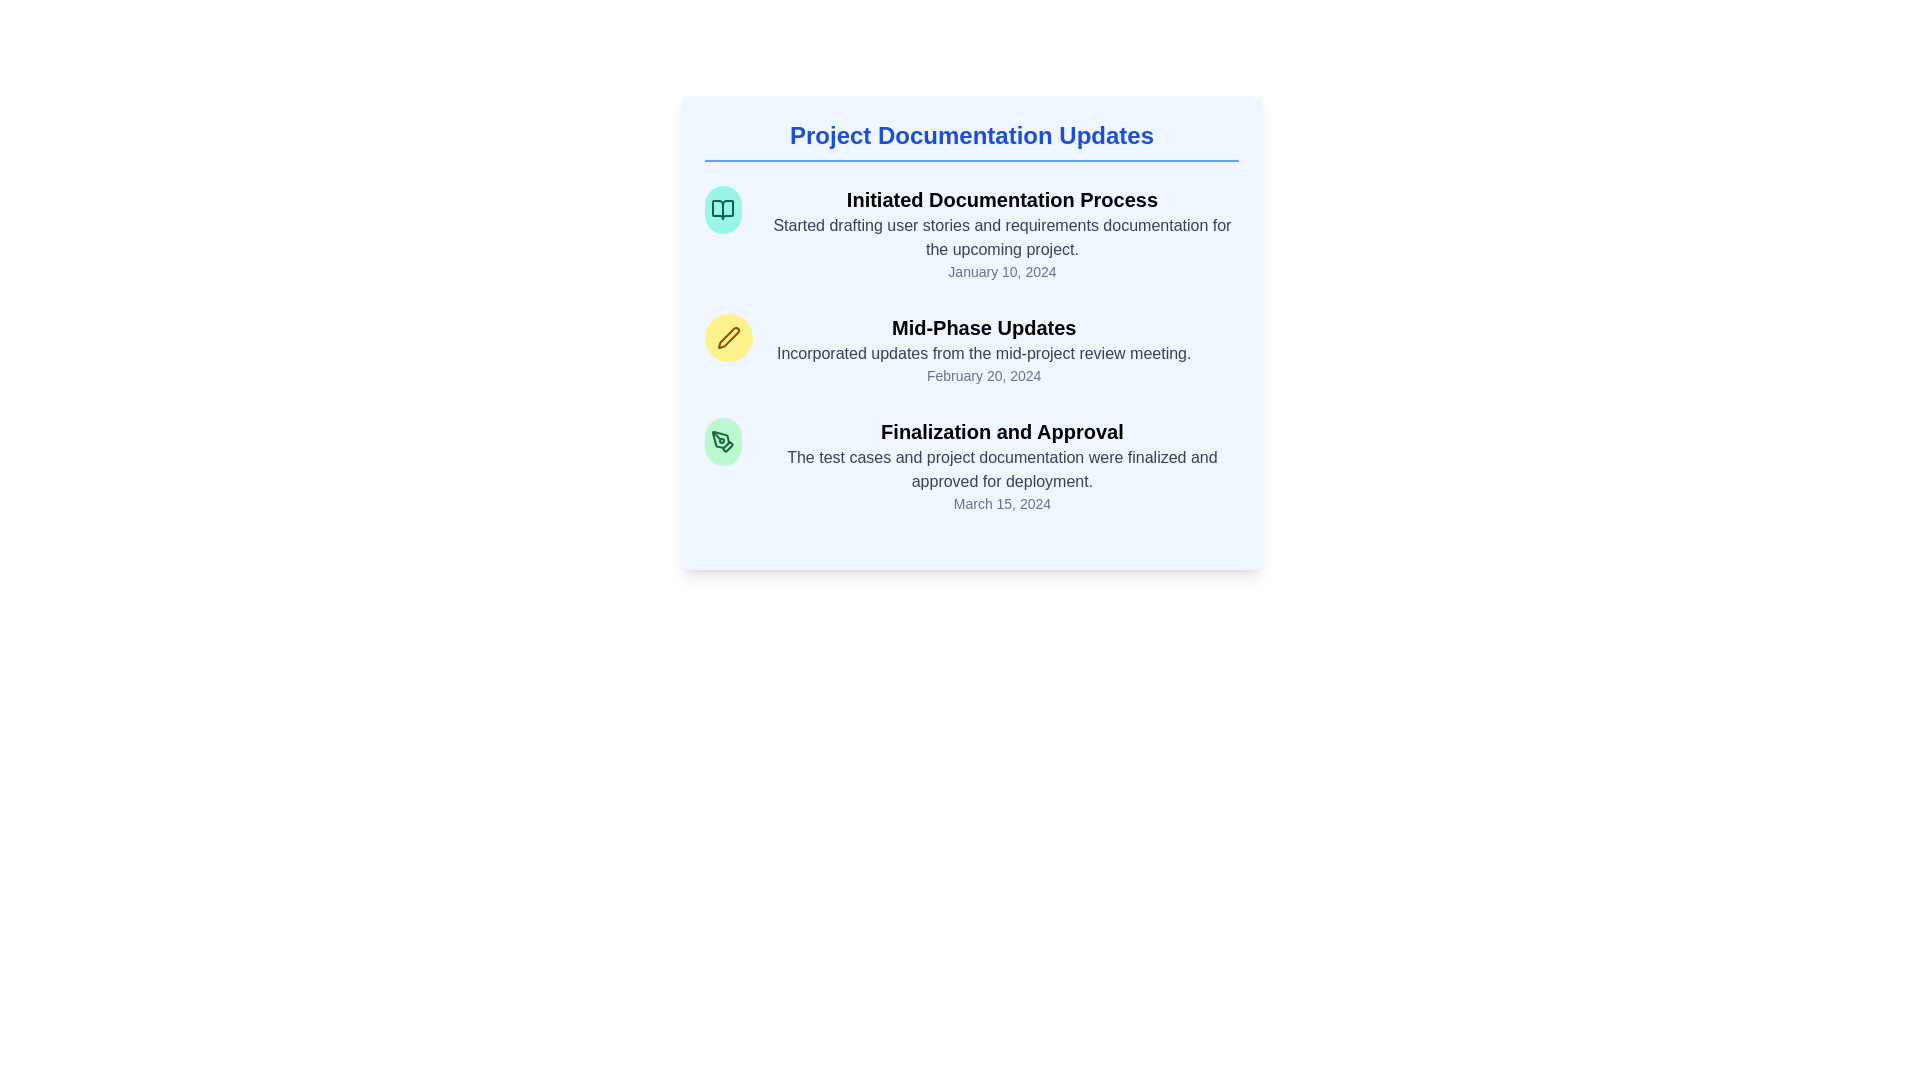  I want to click on descriptive label text that says 'Incorporated updates from the mid-project review meeting.', which is presented in a lighter gray tone and is located below the heading 'Mid-Phase Updates', so click(984, 353).